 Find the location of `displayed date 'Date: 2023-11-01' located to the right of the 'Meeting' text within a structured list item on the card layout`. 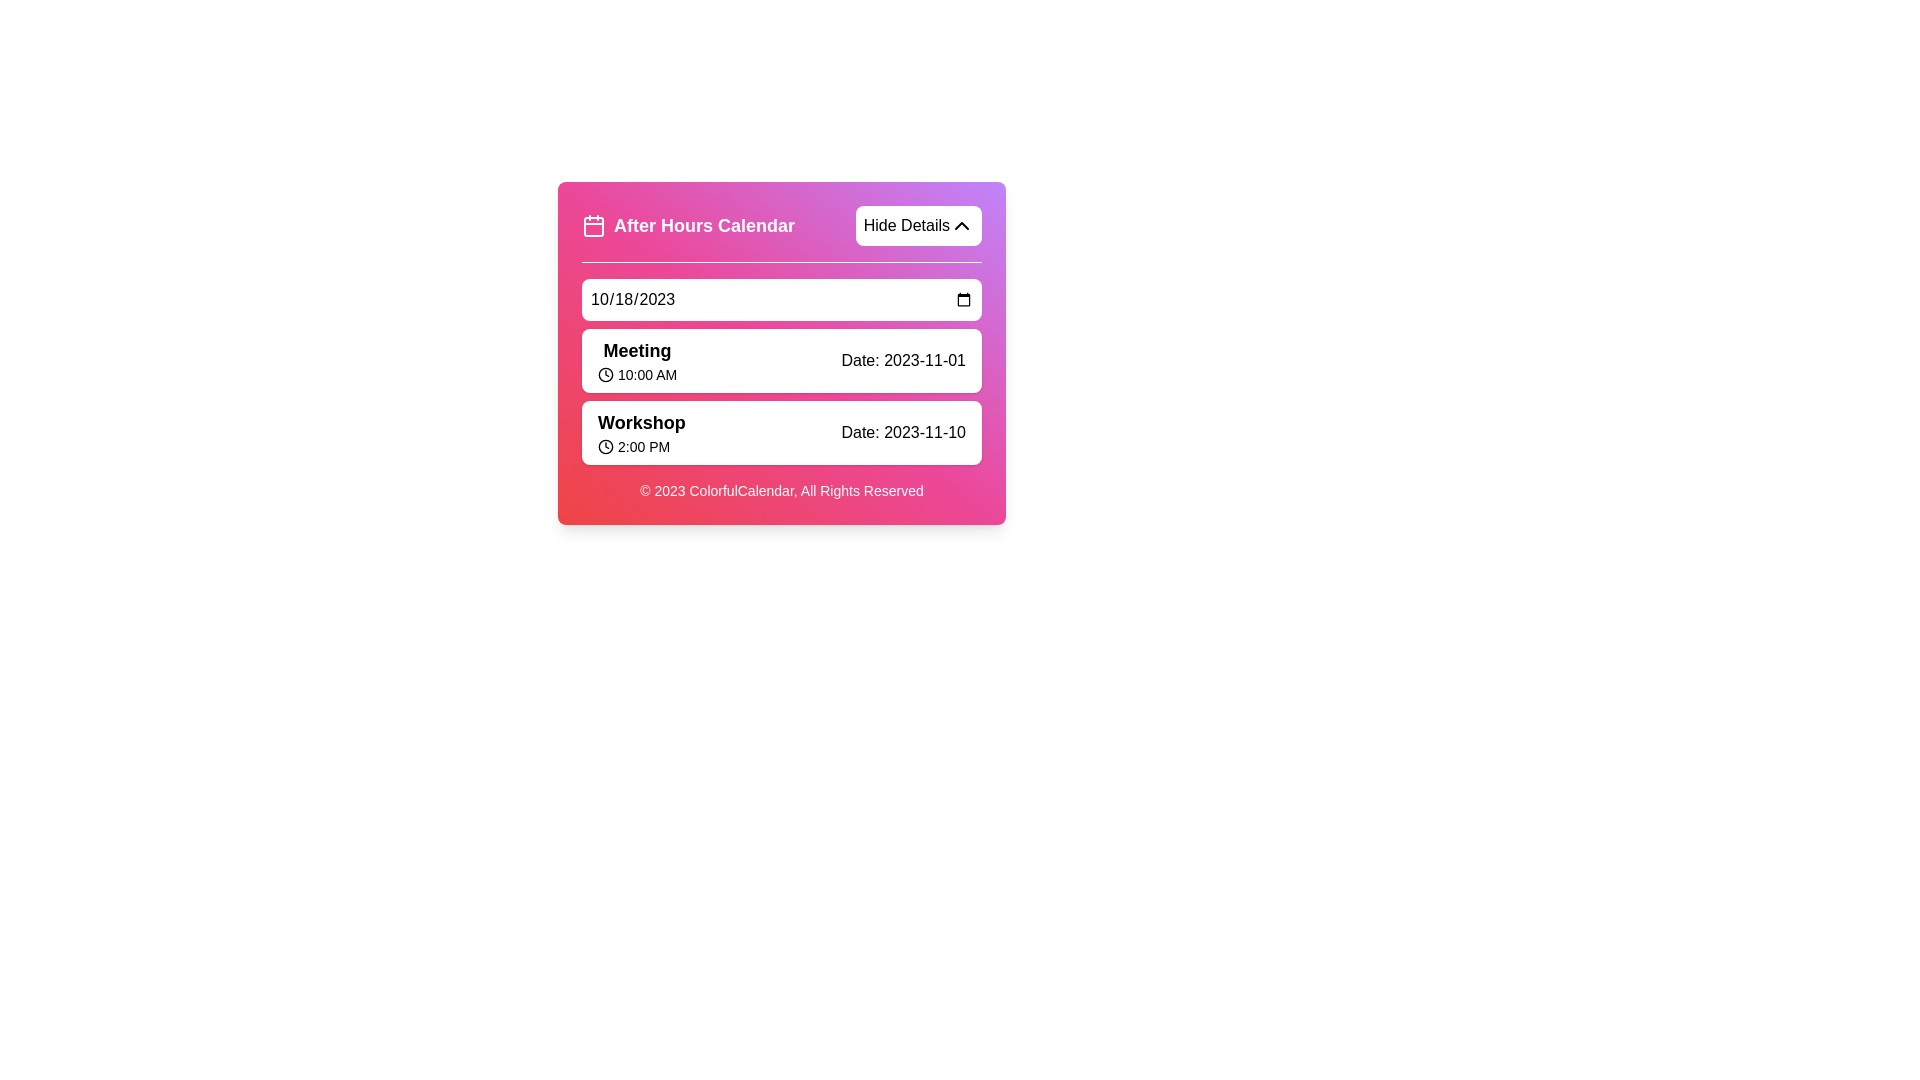

displayed date 'Date: 2023-11-01' located to the right of the 'Meeting' text within a structured list item on the card layout is located at coordinates (902, 361).